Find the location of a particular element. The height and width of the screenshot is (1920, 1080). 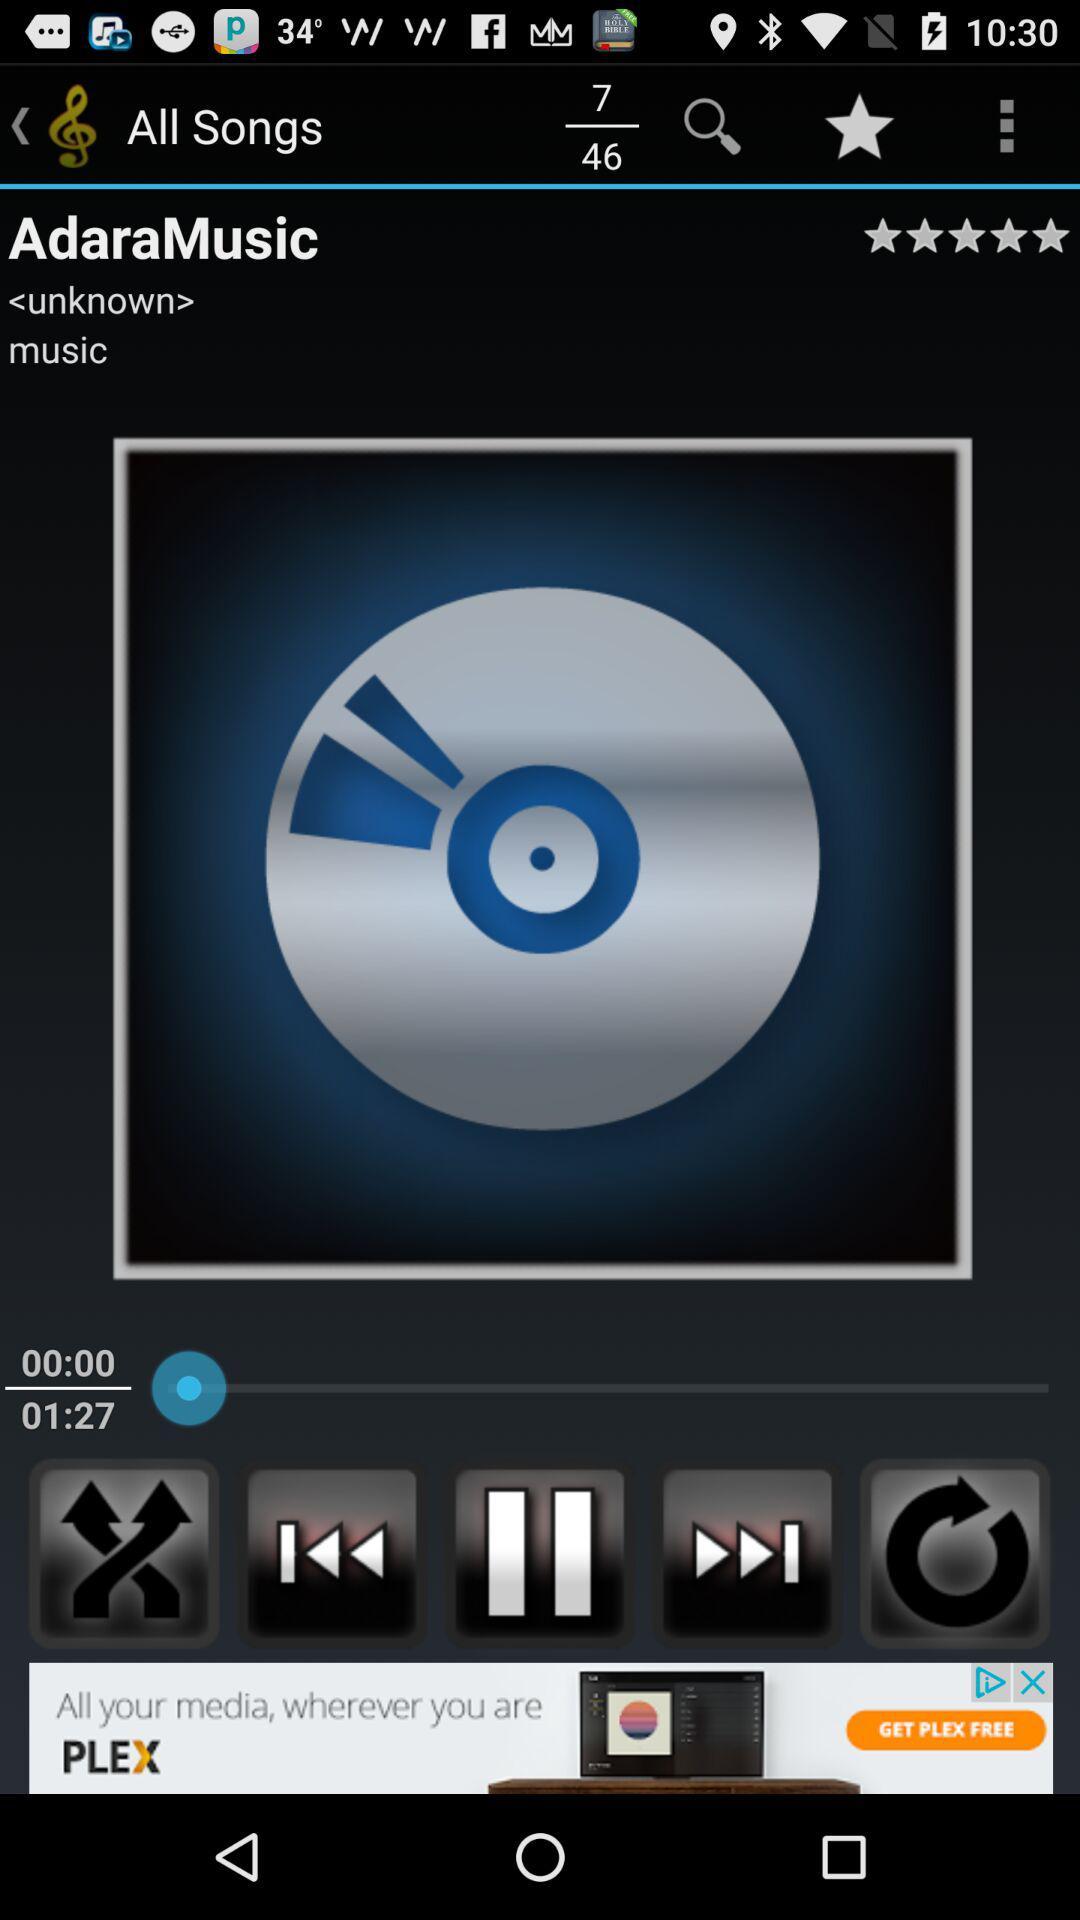

advance song is located at coordinates (747, 1552).